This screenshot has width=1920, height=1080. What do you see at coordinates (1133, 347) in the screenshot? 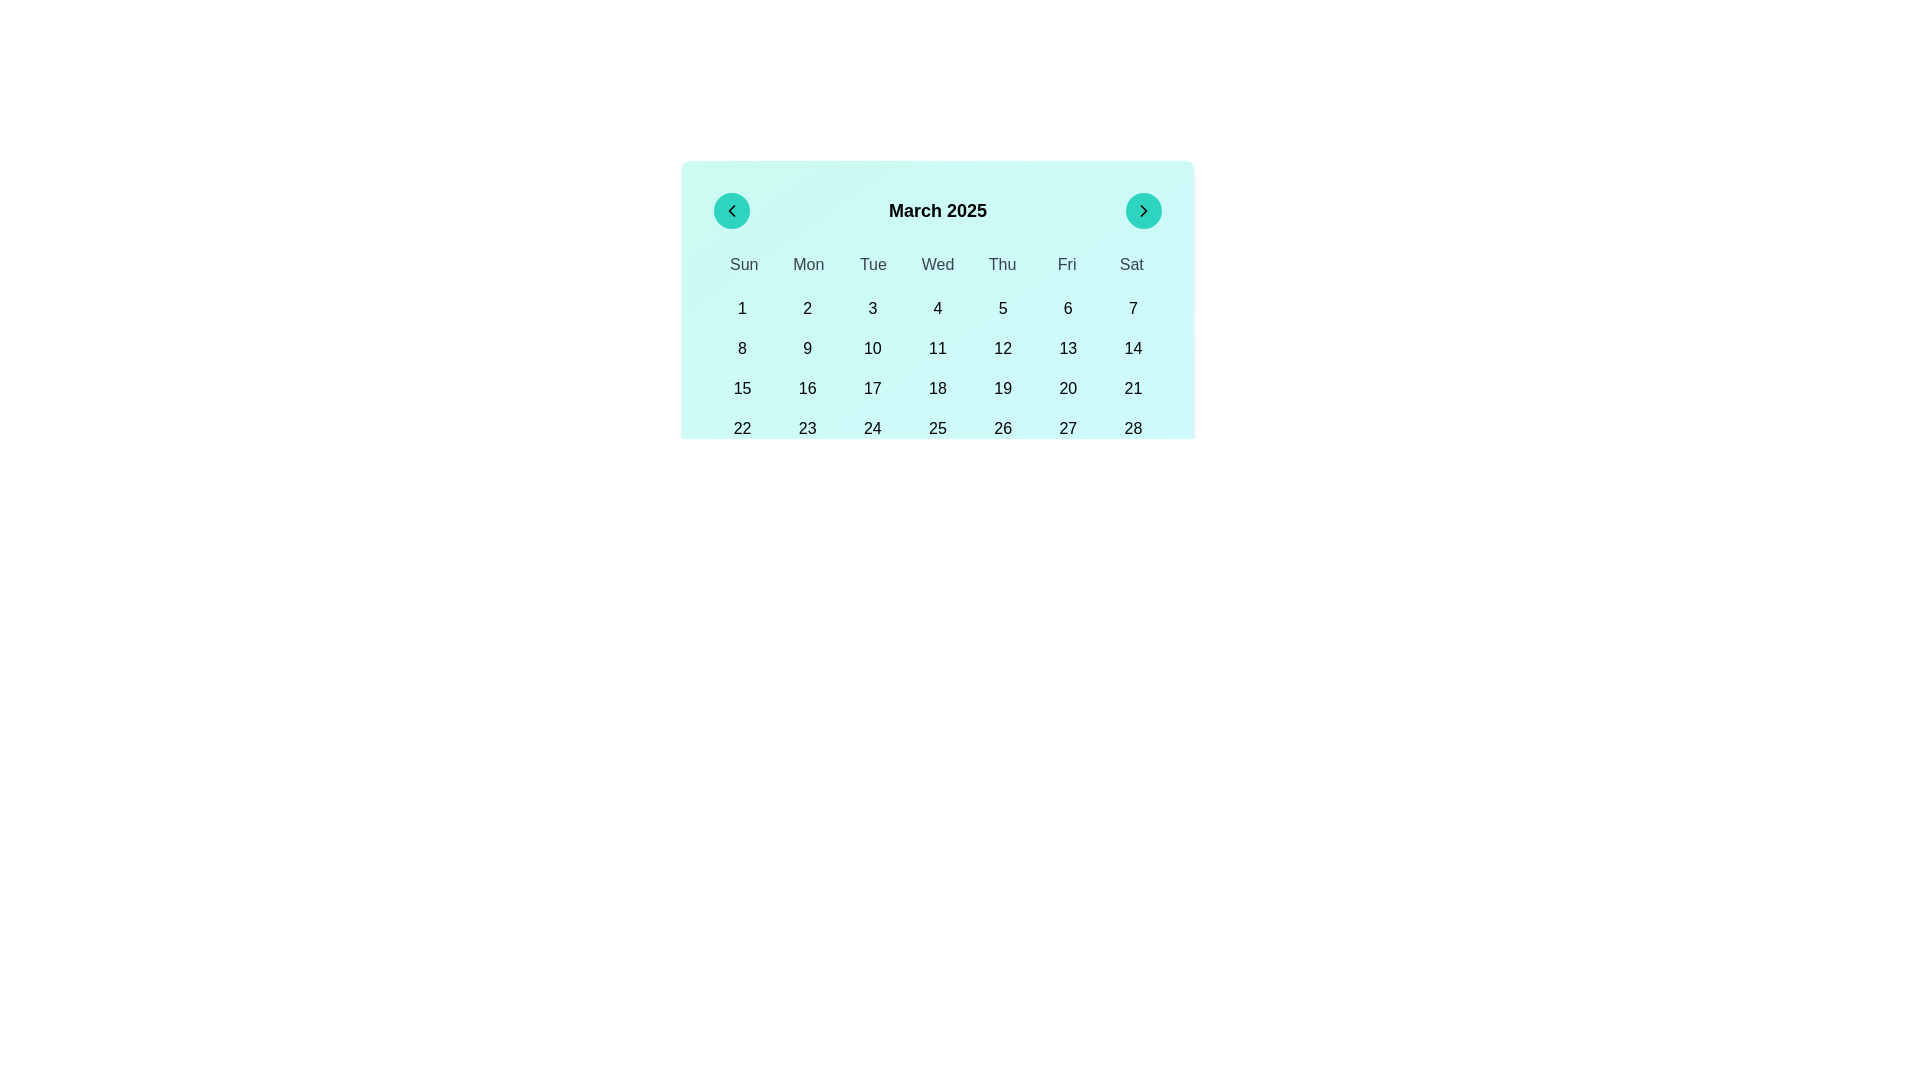
I see `the button representing the date '14' in the calendar` at bounding box center [1133, 347].